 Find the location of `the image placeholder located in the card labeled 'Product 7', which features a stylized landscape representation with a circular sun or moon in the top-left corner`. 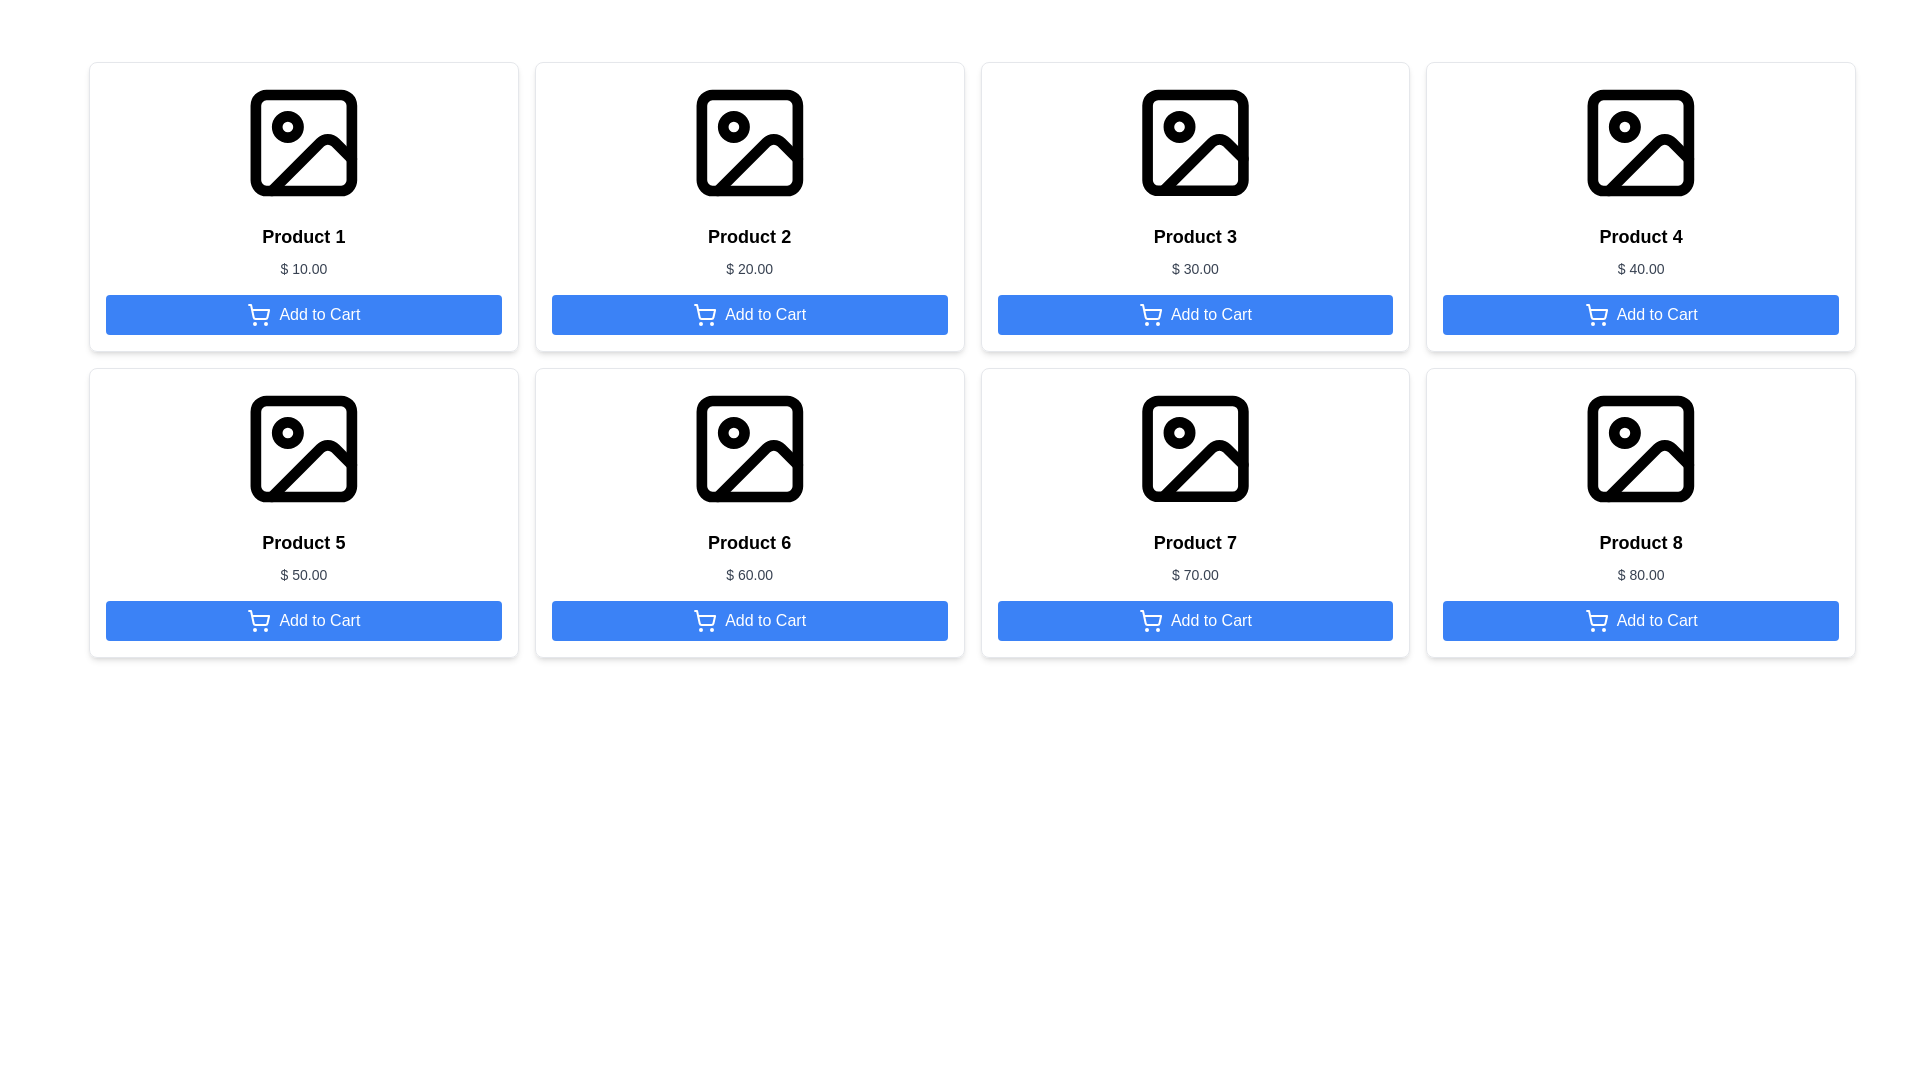

the image placeholder located in the card labeled 'Product 7', which features a stylized landscape representation with a circular sun or moon in the top-left corner is located at coordinates (1195, 447).